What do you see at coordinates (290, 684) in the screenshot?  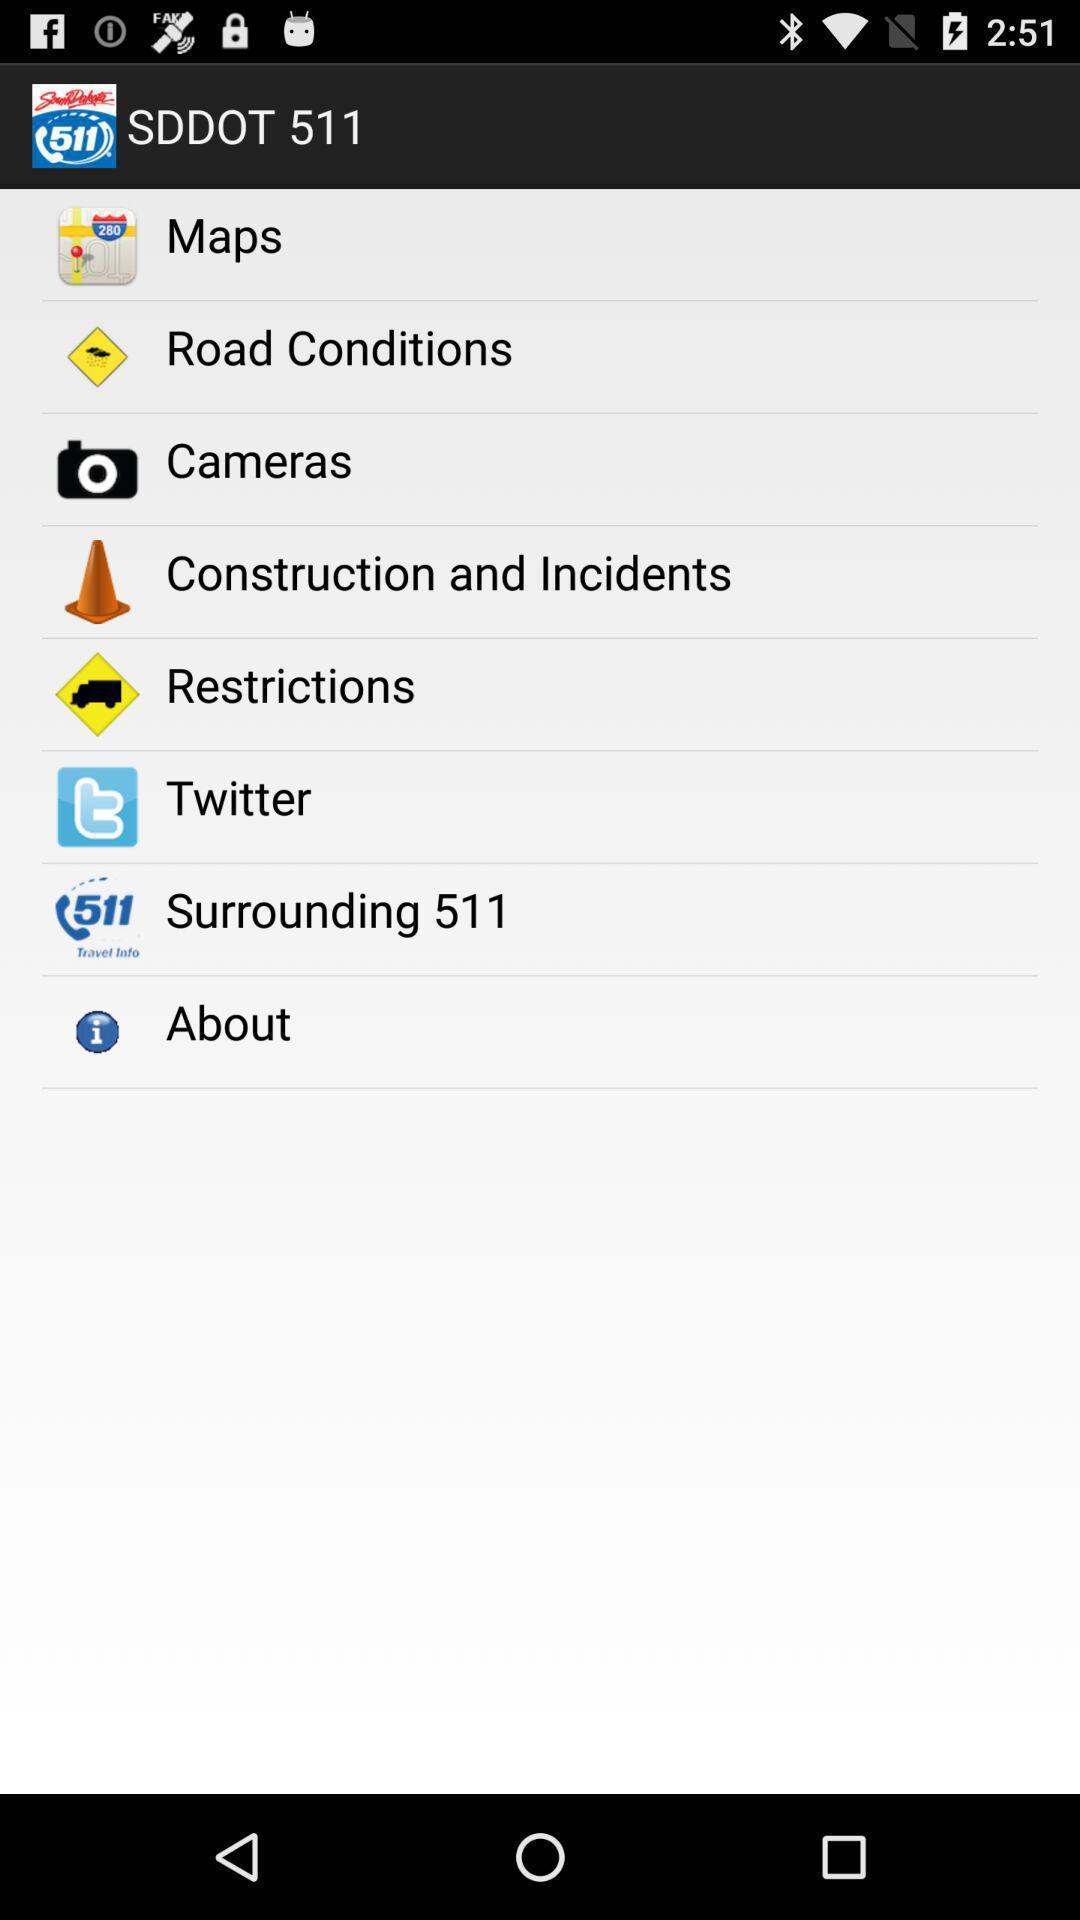 I see `restrictions icon` at bounding box center [290, 684].